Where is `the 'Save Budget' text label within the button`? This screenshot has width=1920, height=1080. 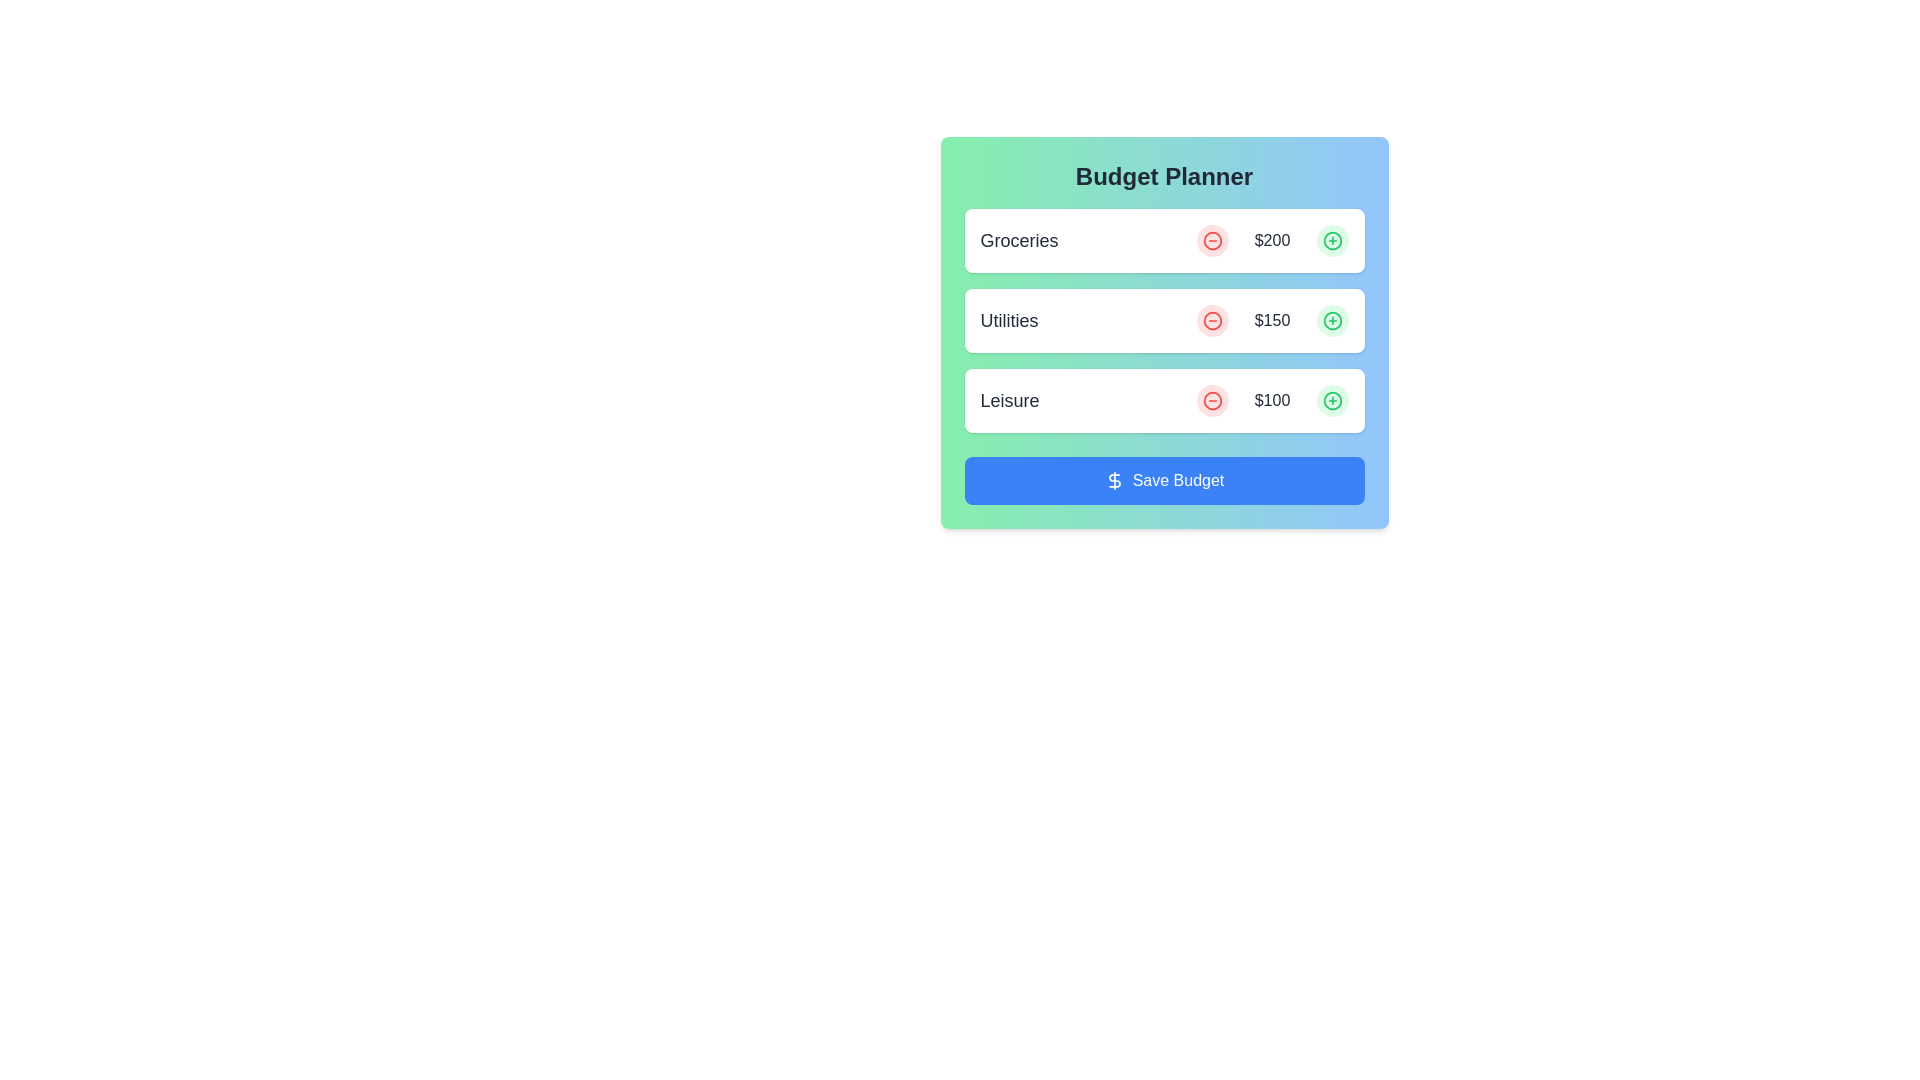 the 'Save Budget' text label within the button is located at coordinates (1178, 481).